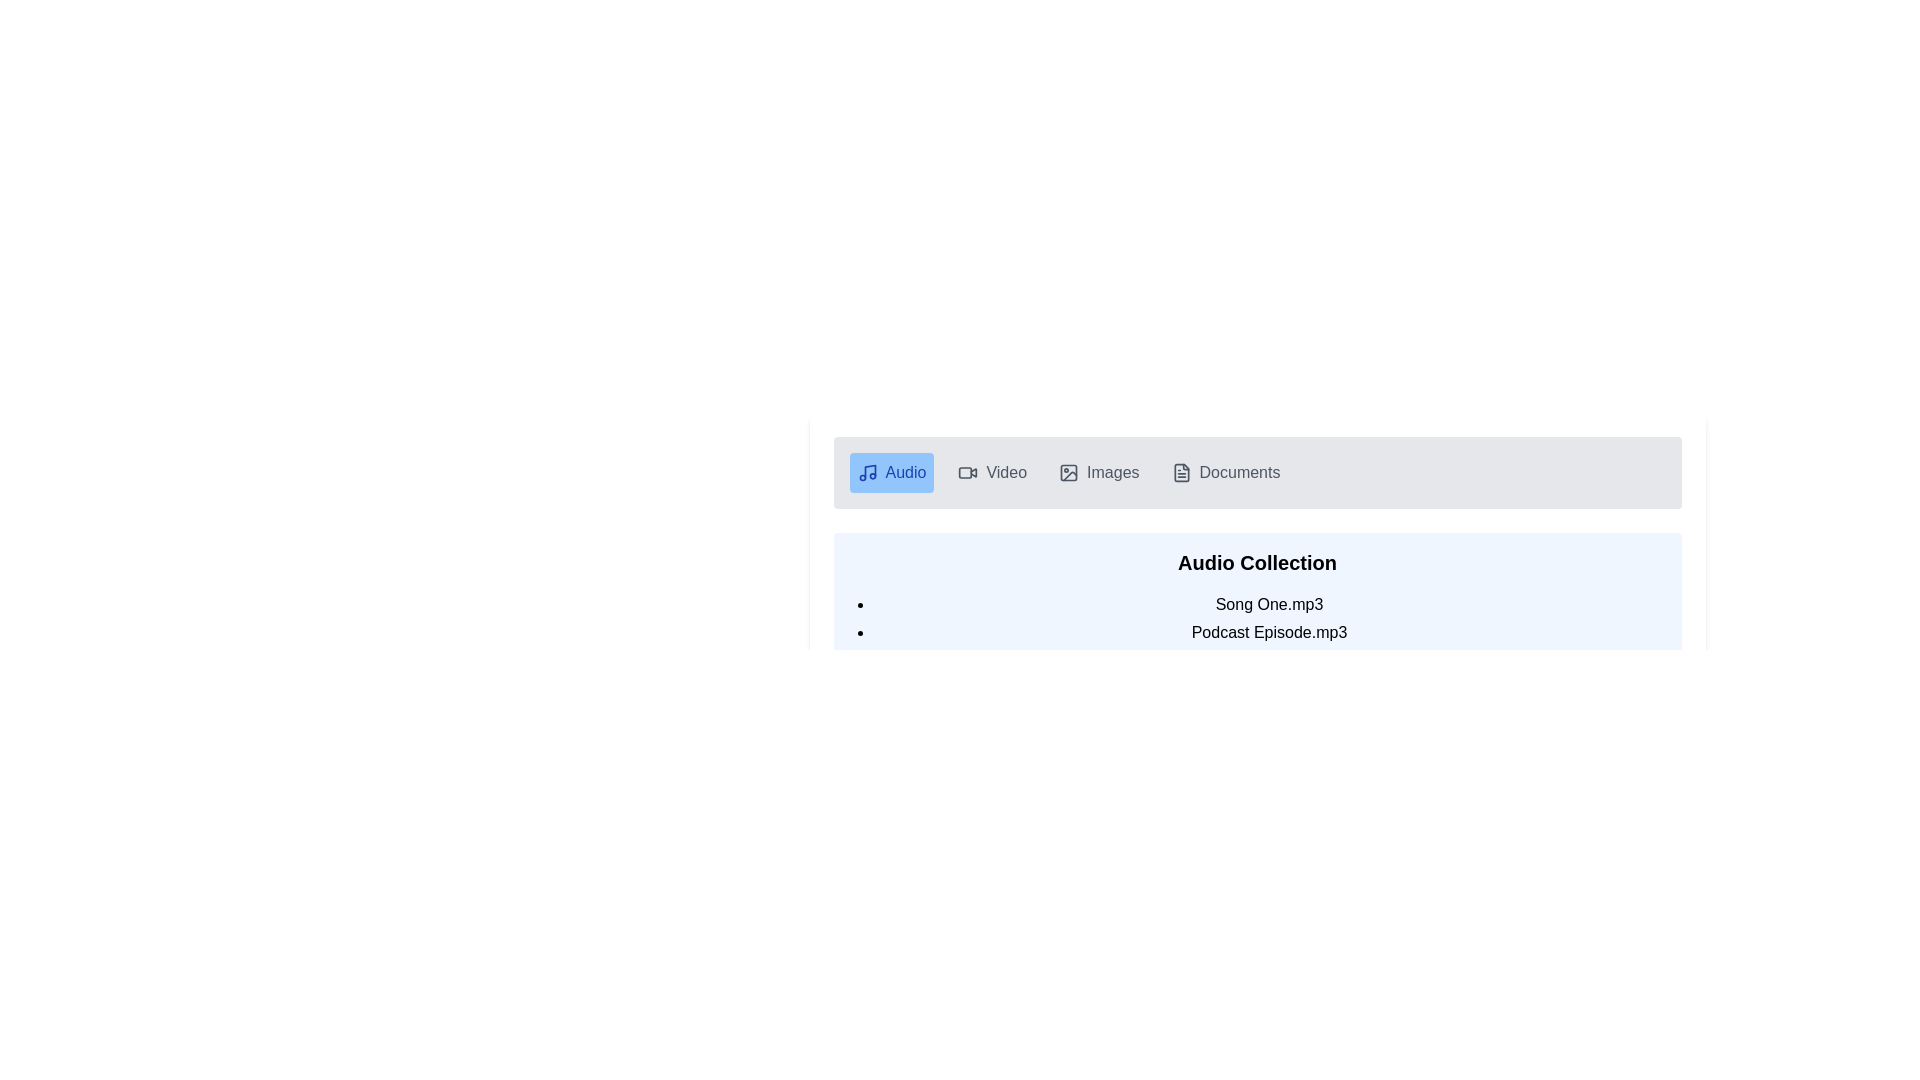  What do you see at coordinates (1068, 473) in the screenshot?
I see `the SVG Icon representing the 'Images' section in the navigation menu` at bounding box center [1068, 473].